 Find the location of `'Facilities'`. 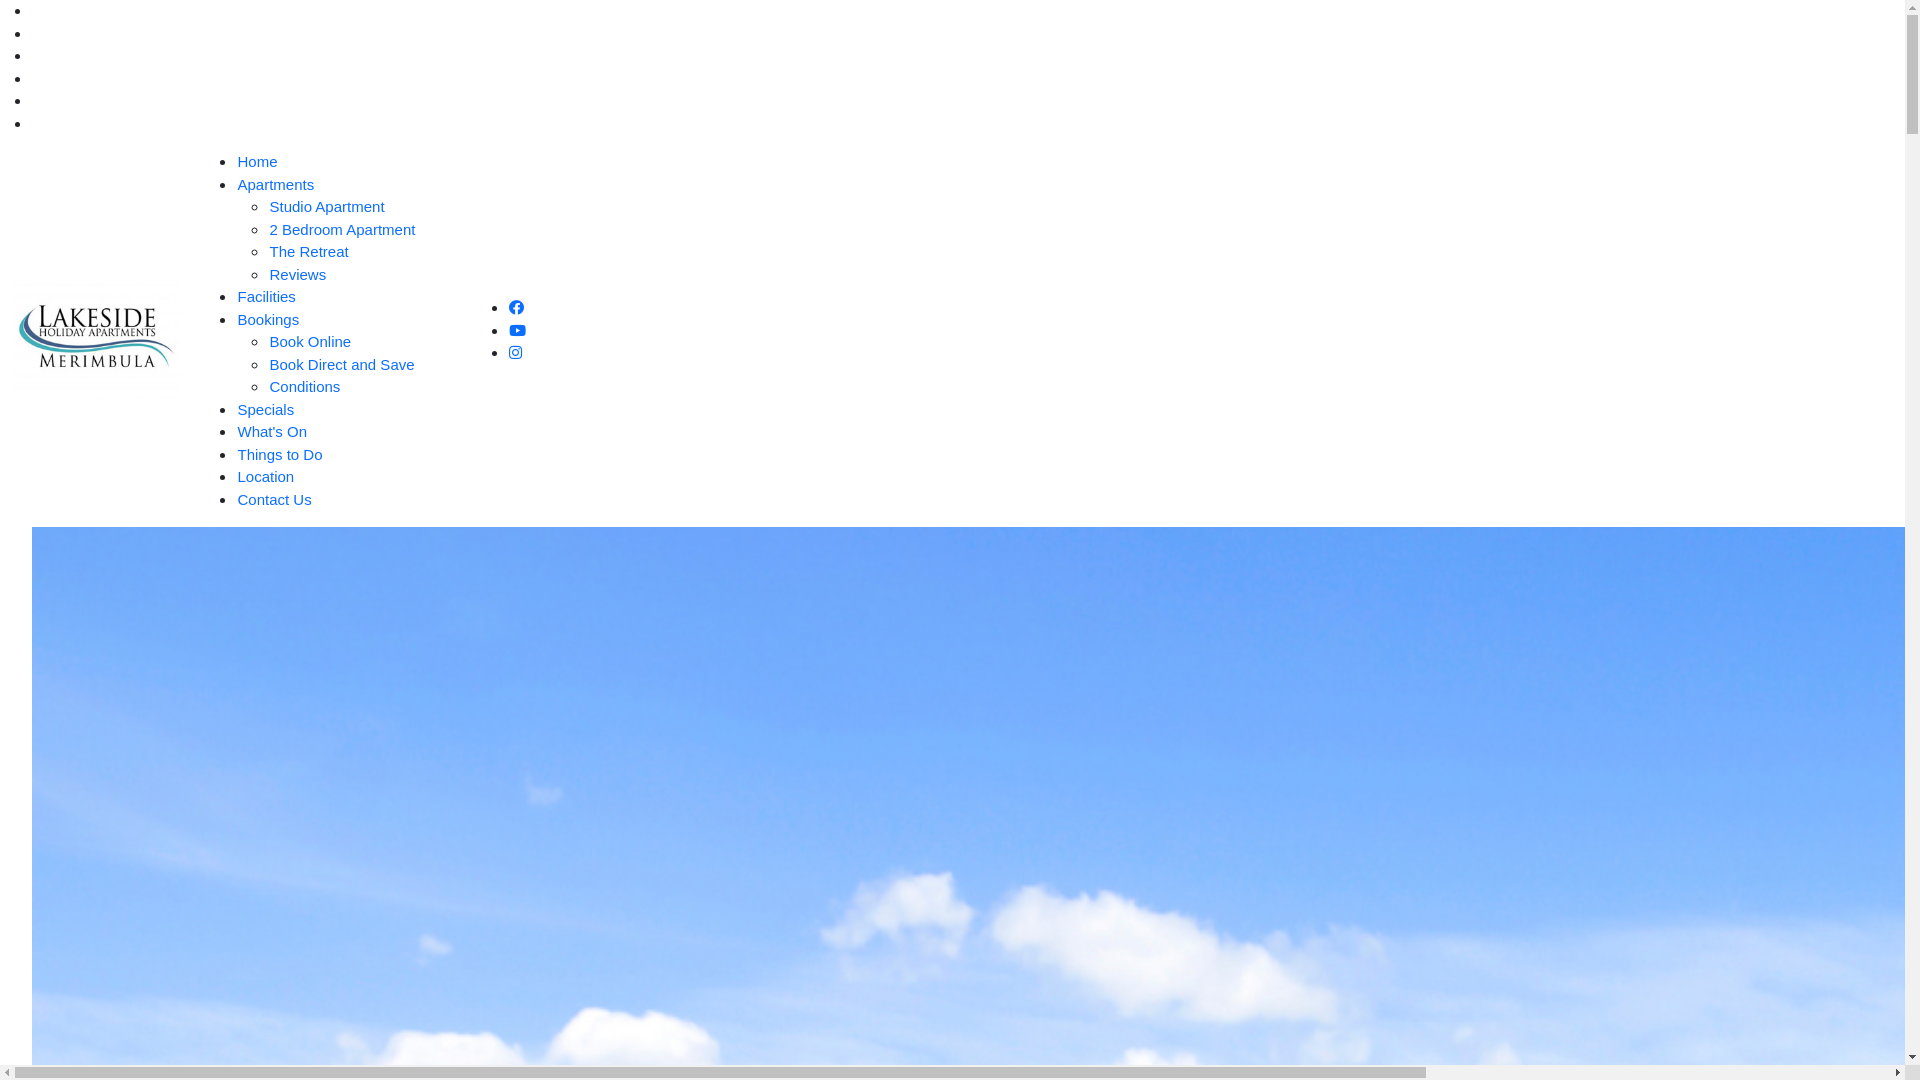

'Facilities' is located at coordinates (264, 296).